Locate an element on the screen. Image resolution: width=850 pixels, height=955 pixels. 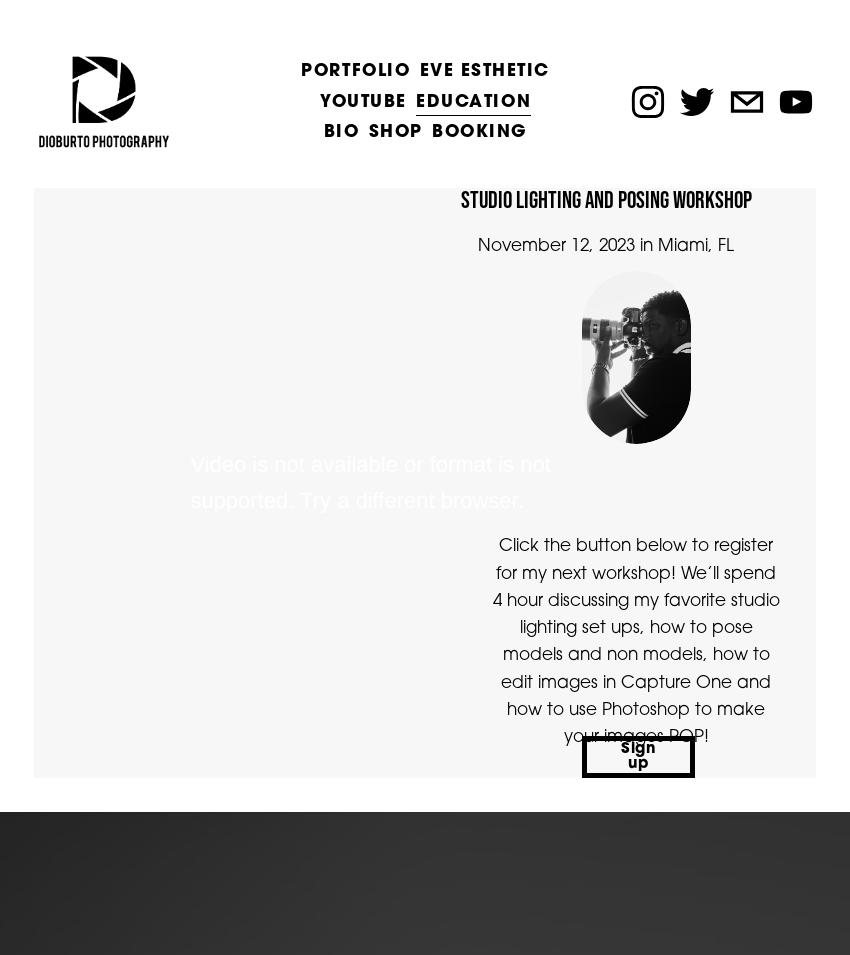
'November 12, 2023 in Miami, FL' is located at coordinates (604, 266).